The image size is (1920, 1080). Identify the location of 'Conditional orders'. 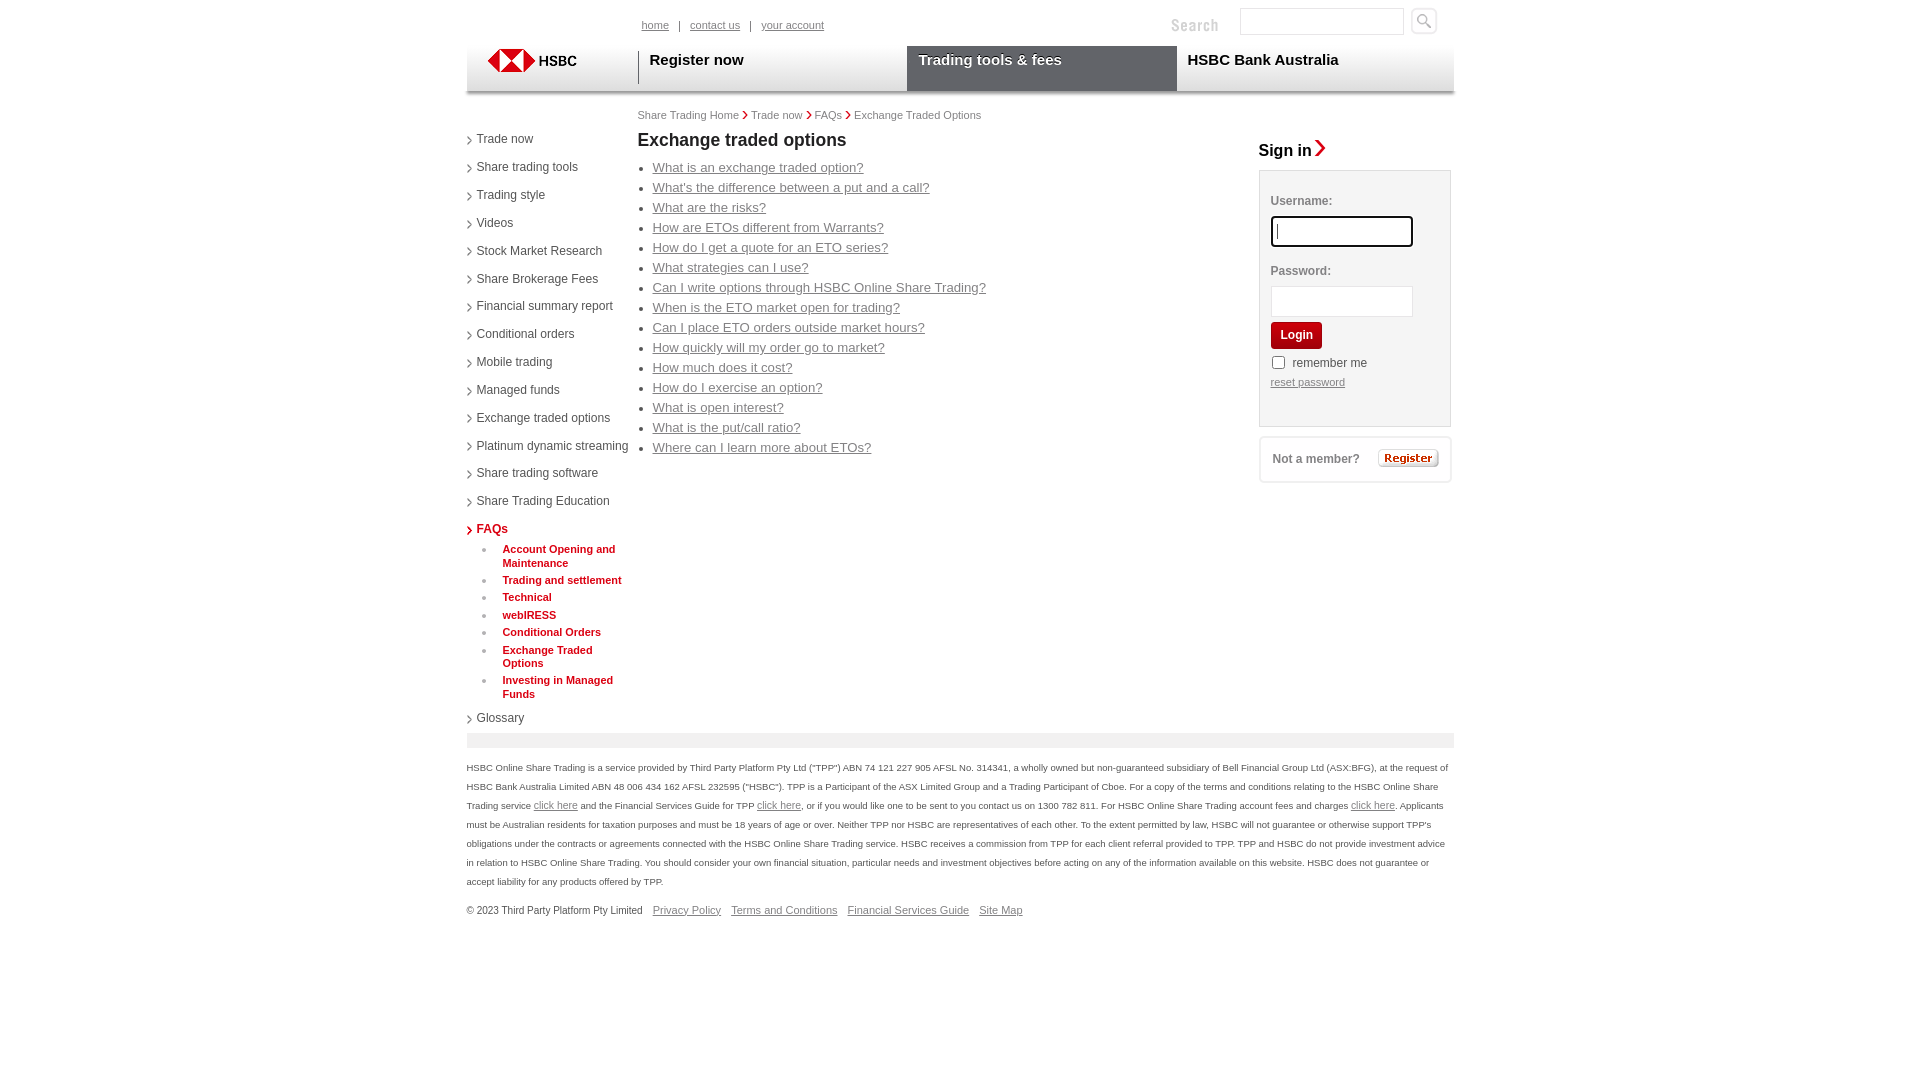
(519, 334).